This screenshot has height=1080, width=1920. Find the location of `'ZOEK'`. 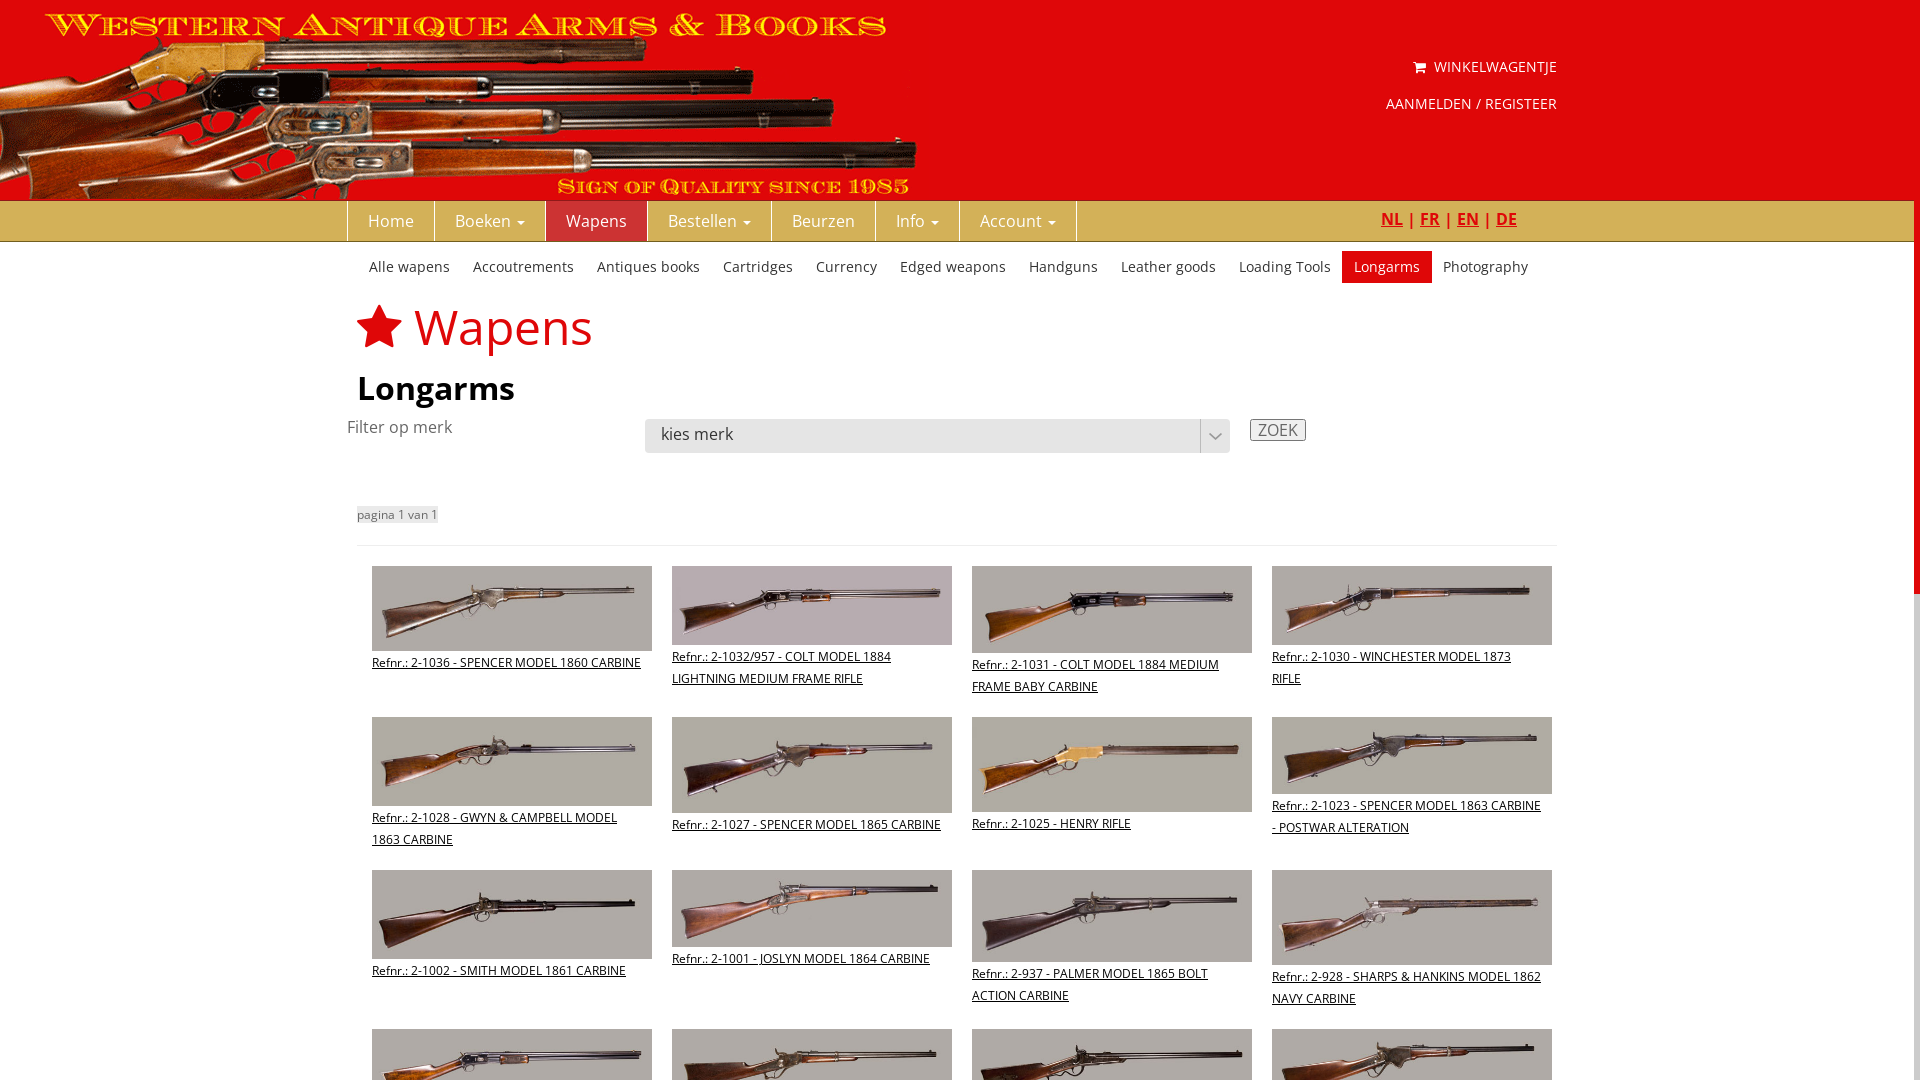

'ZOEK' is located at coordinates (1276, 428).